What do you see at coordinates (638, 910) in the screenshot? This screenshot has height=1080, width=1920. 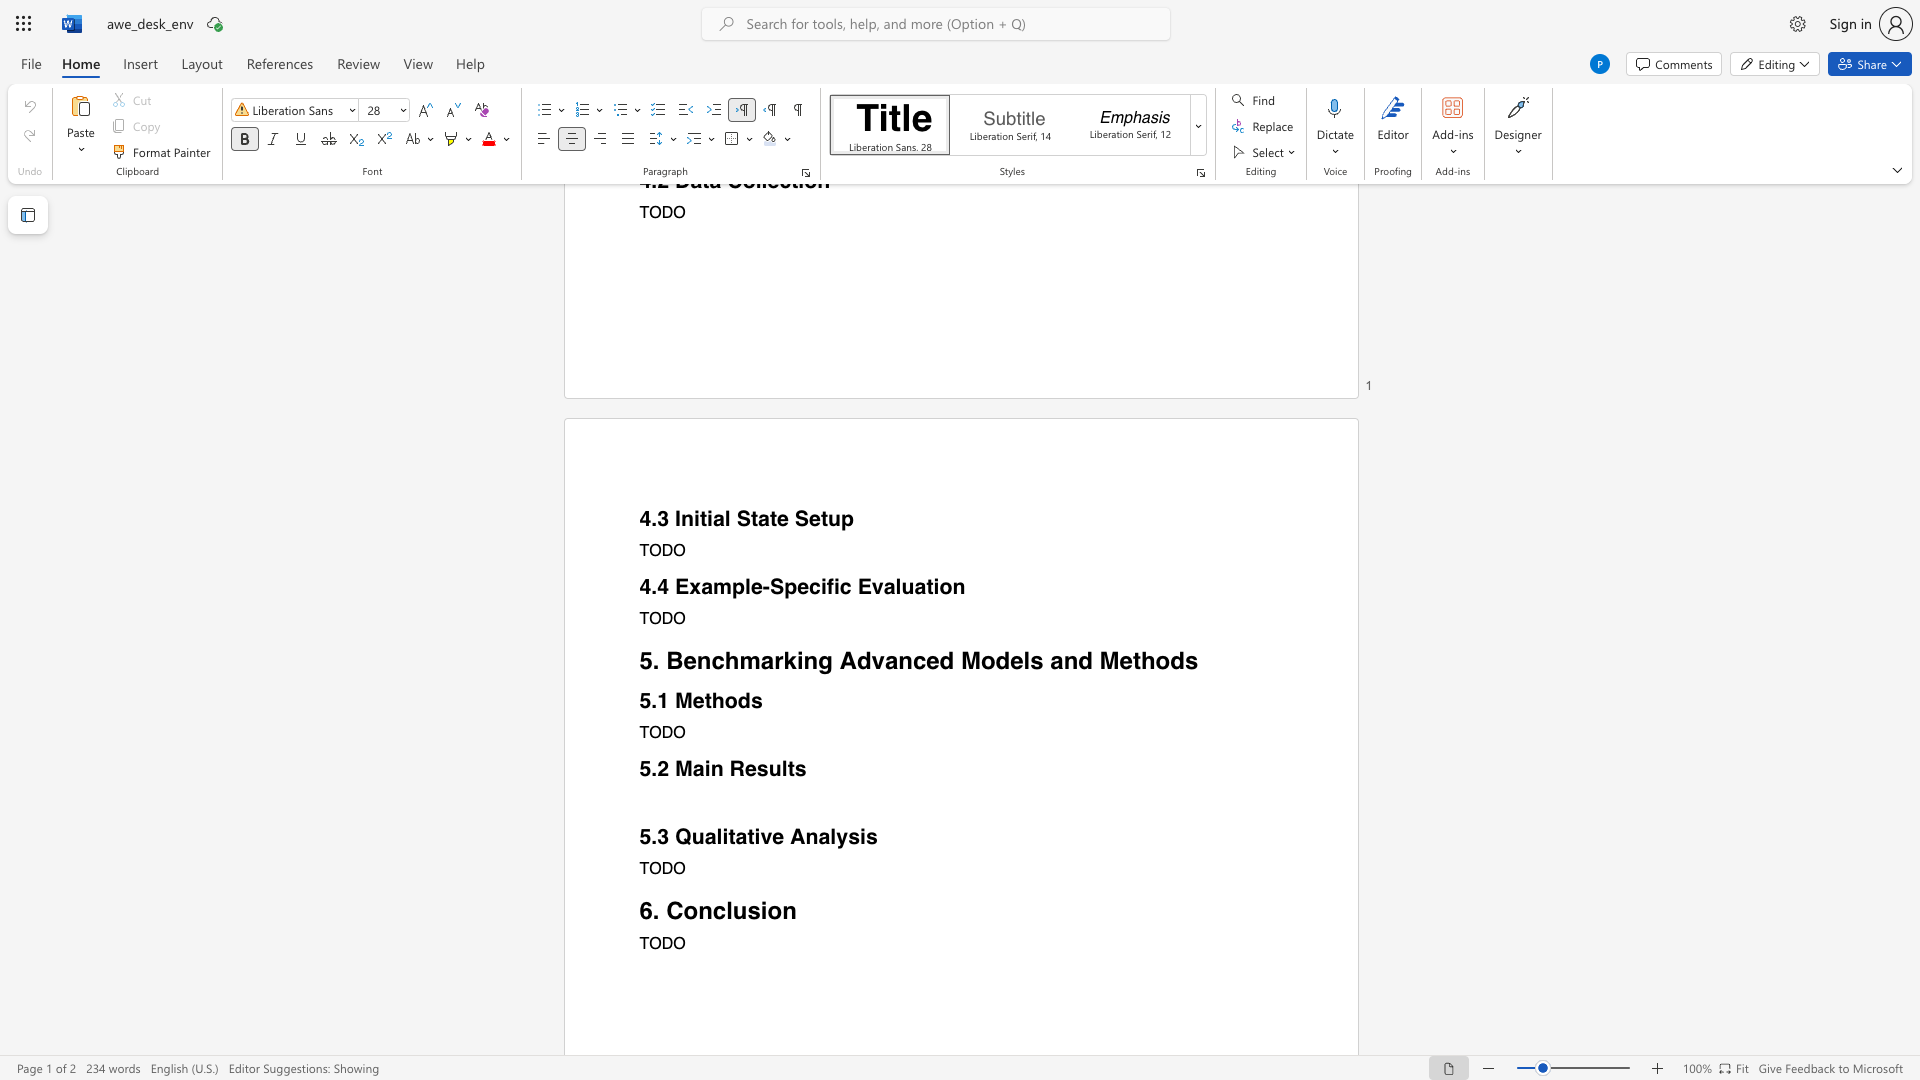 I see `the subset text "6. Conclus" within the text "6. Conclusion"` at bounding box center [638, 910].